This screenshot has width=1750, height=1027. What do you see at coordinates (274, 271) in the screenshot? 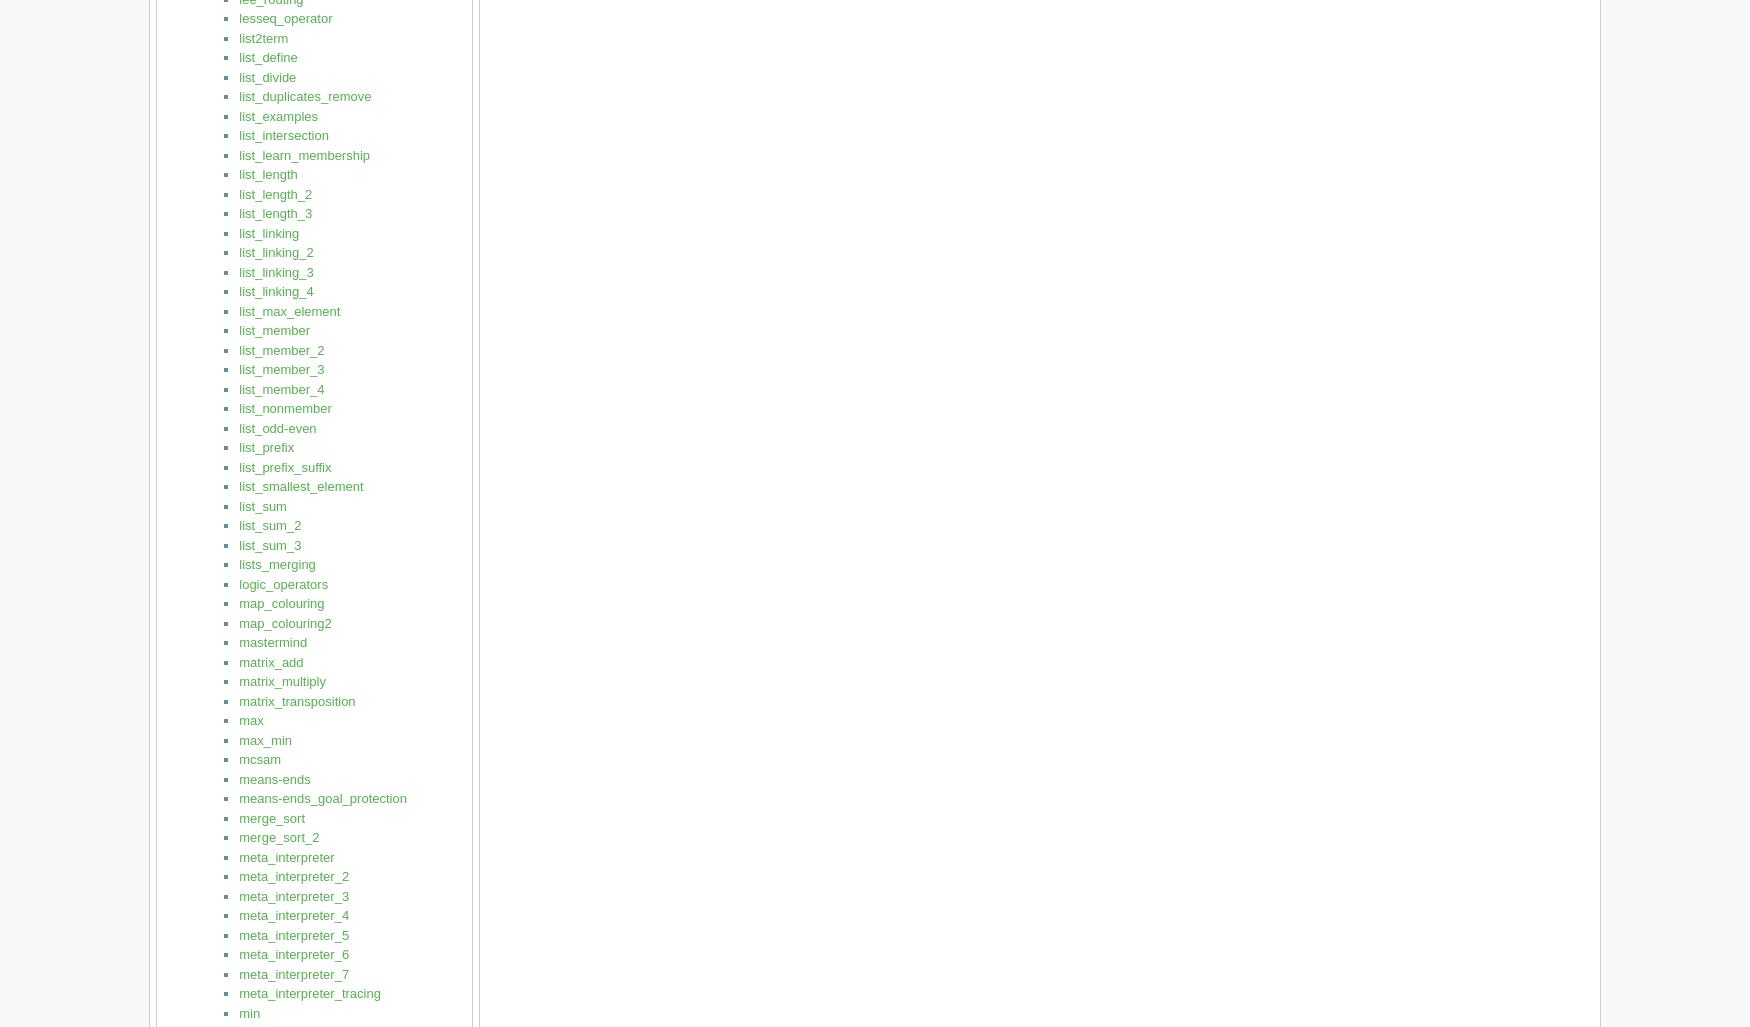
I see `'list_linking_3'` at bounding box center [274, 271].